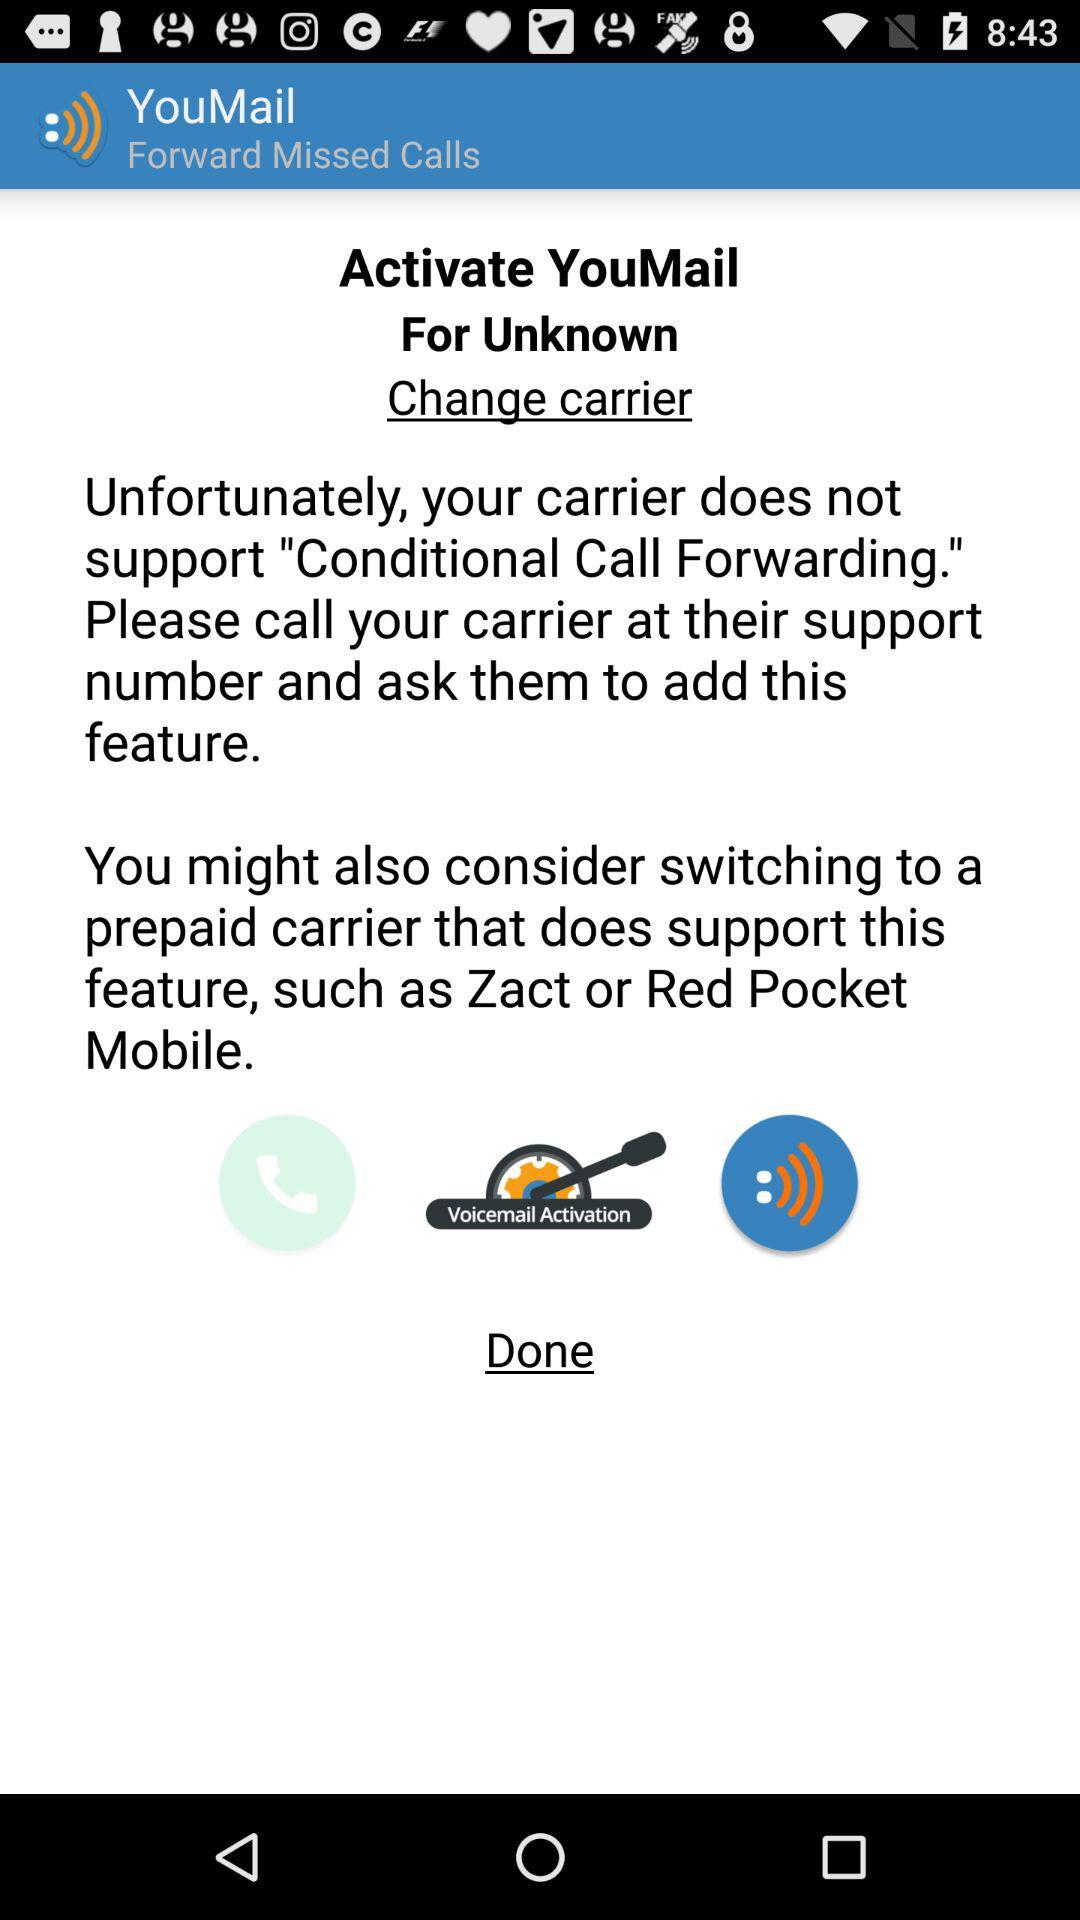 Image resolution: width=1080 pixels, height=1920 pixels. What do you see at coordinates (538, 1340) in the screenshot?
I see `done item` at bounding box center [538, 1340].